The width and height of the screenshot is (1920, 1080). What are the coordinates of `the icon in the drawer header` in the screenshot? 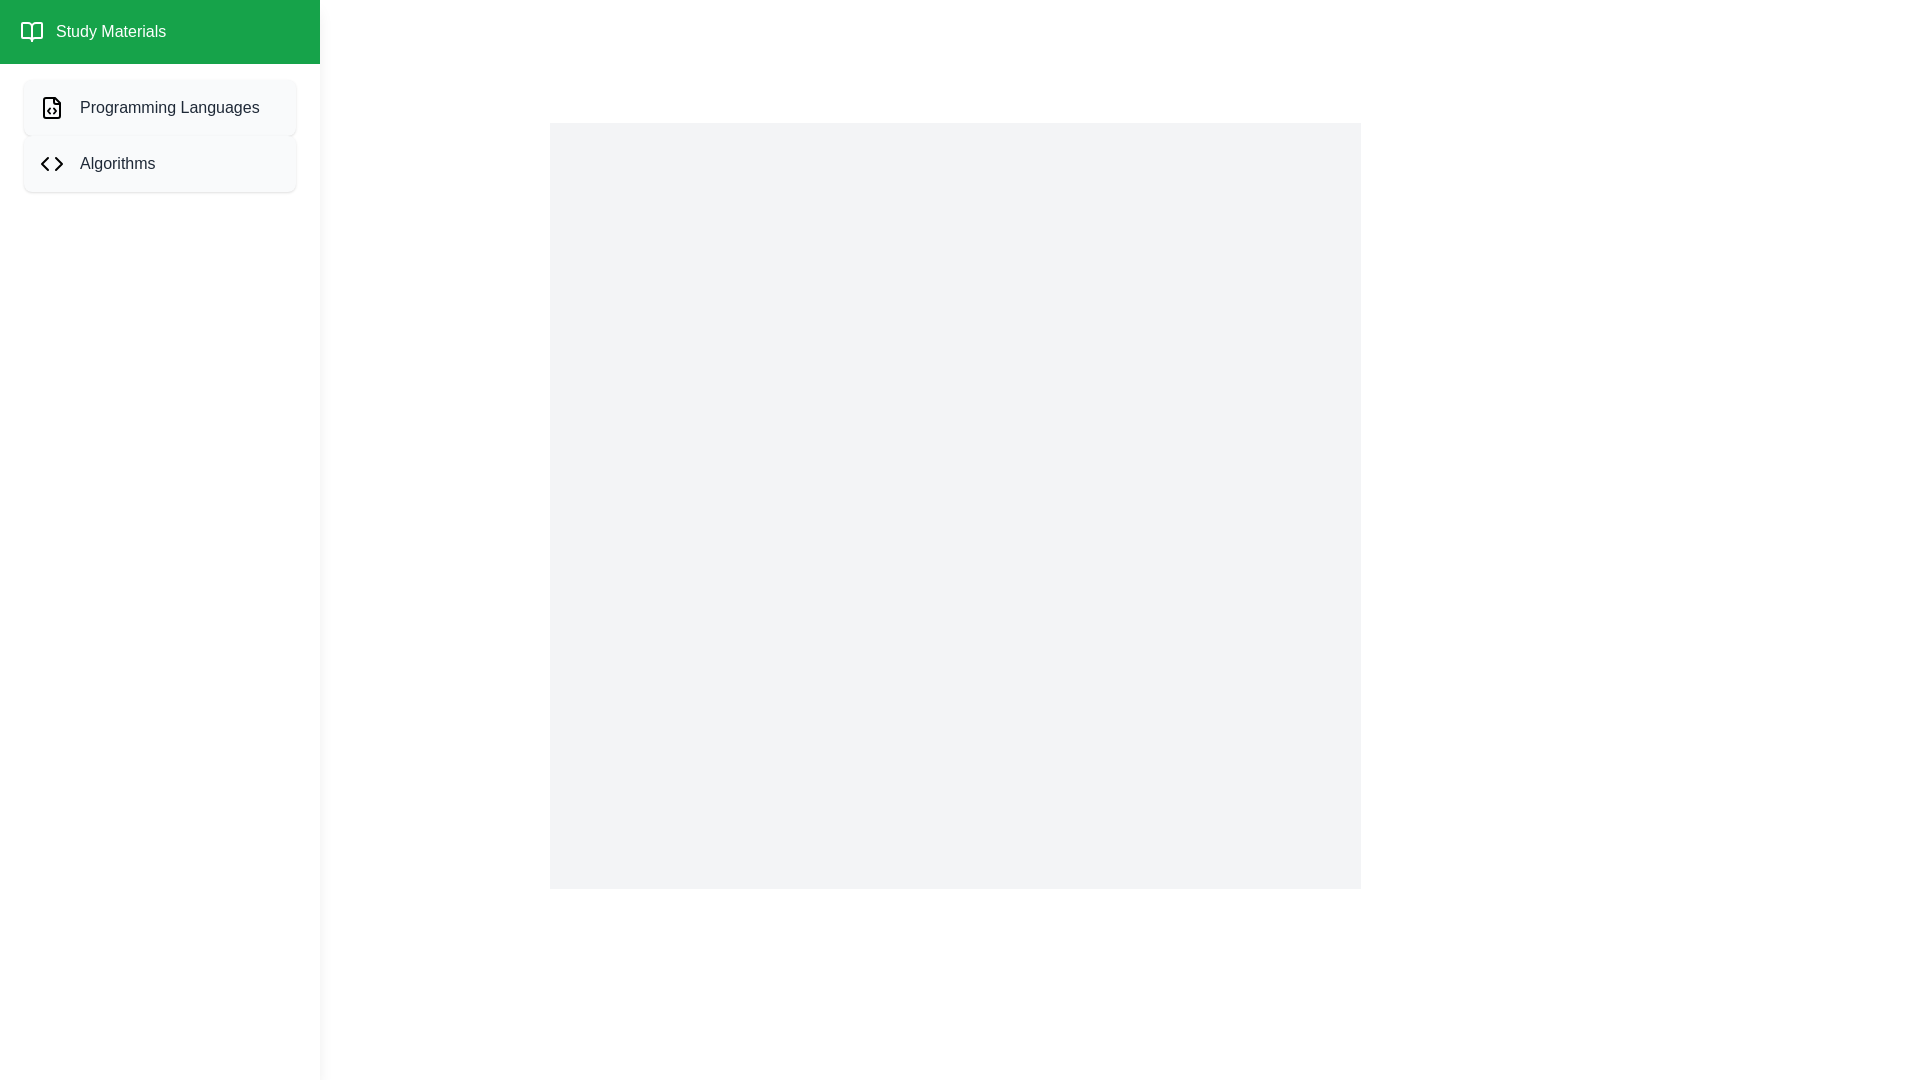 It's located at (32, 31).